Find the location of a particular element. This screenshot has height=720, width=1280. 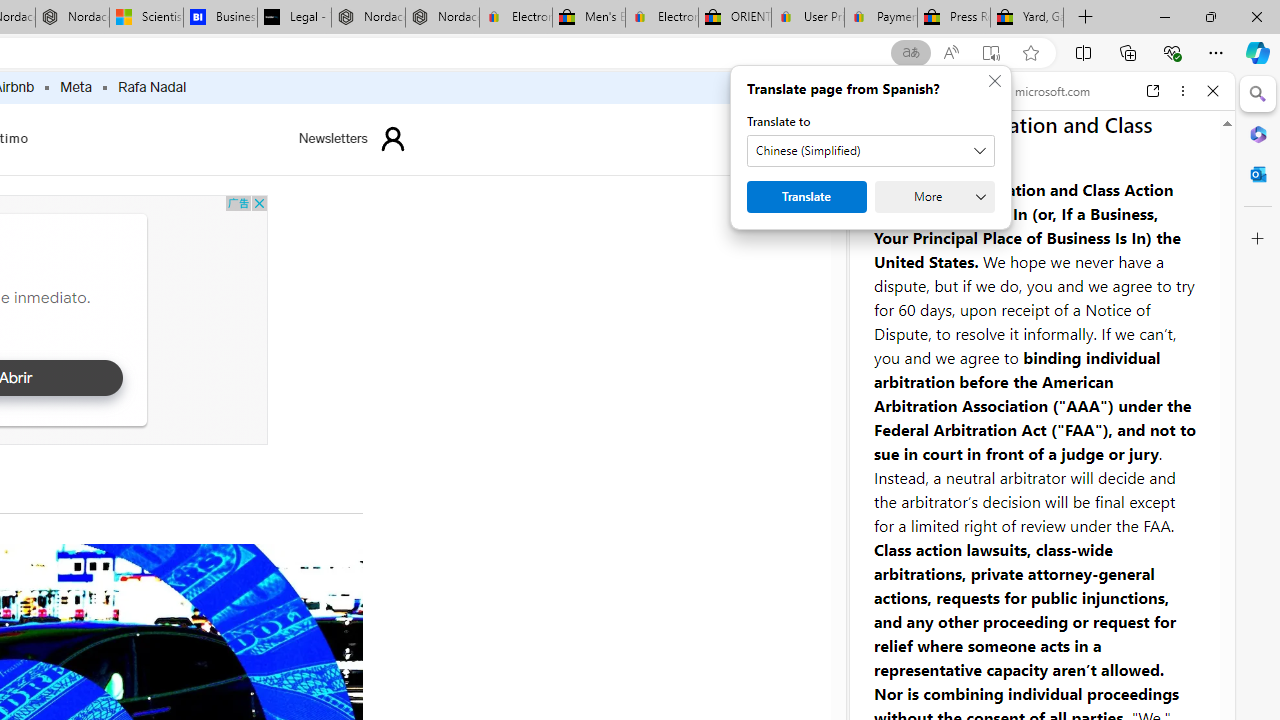

'Press Room - eBay Inc.' is located at coordinates (952, 17).